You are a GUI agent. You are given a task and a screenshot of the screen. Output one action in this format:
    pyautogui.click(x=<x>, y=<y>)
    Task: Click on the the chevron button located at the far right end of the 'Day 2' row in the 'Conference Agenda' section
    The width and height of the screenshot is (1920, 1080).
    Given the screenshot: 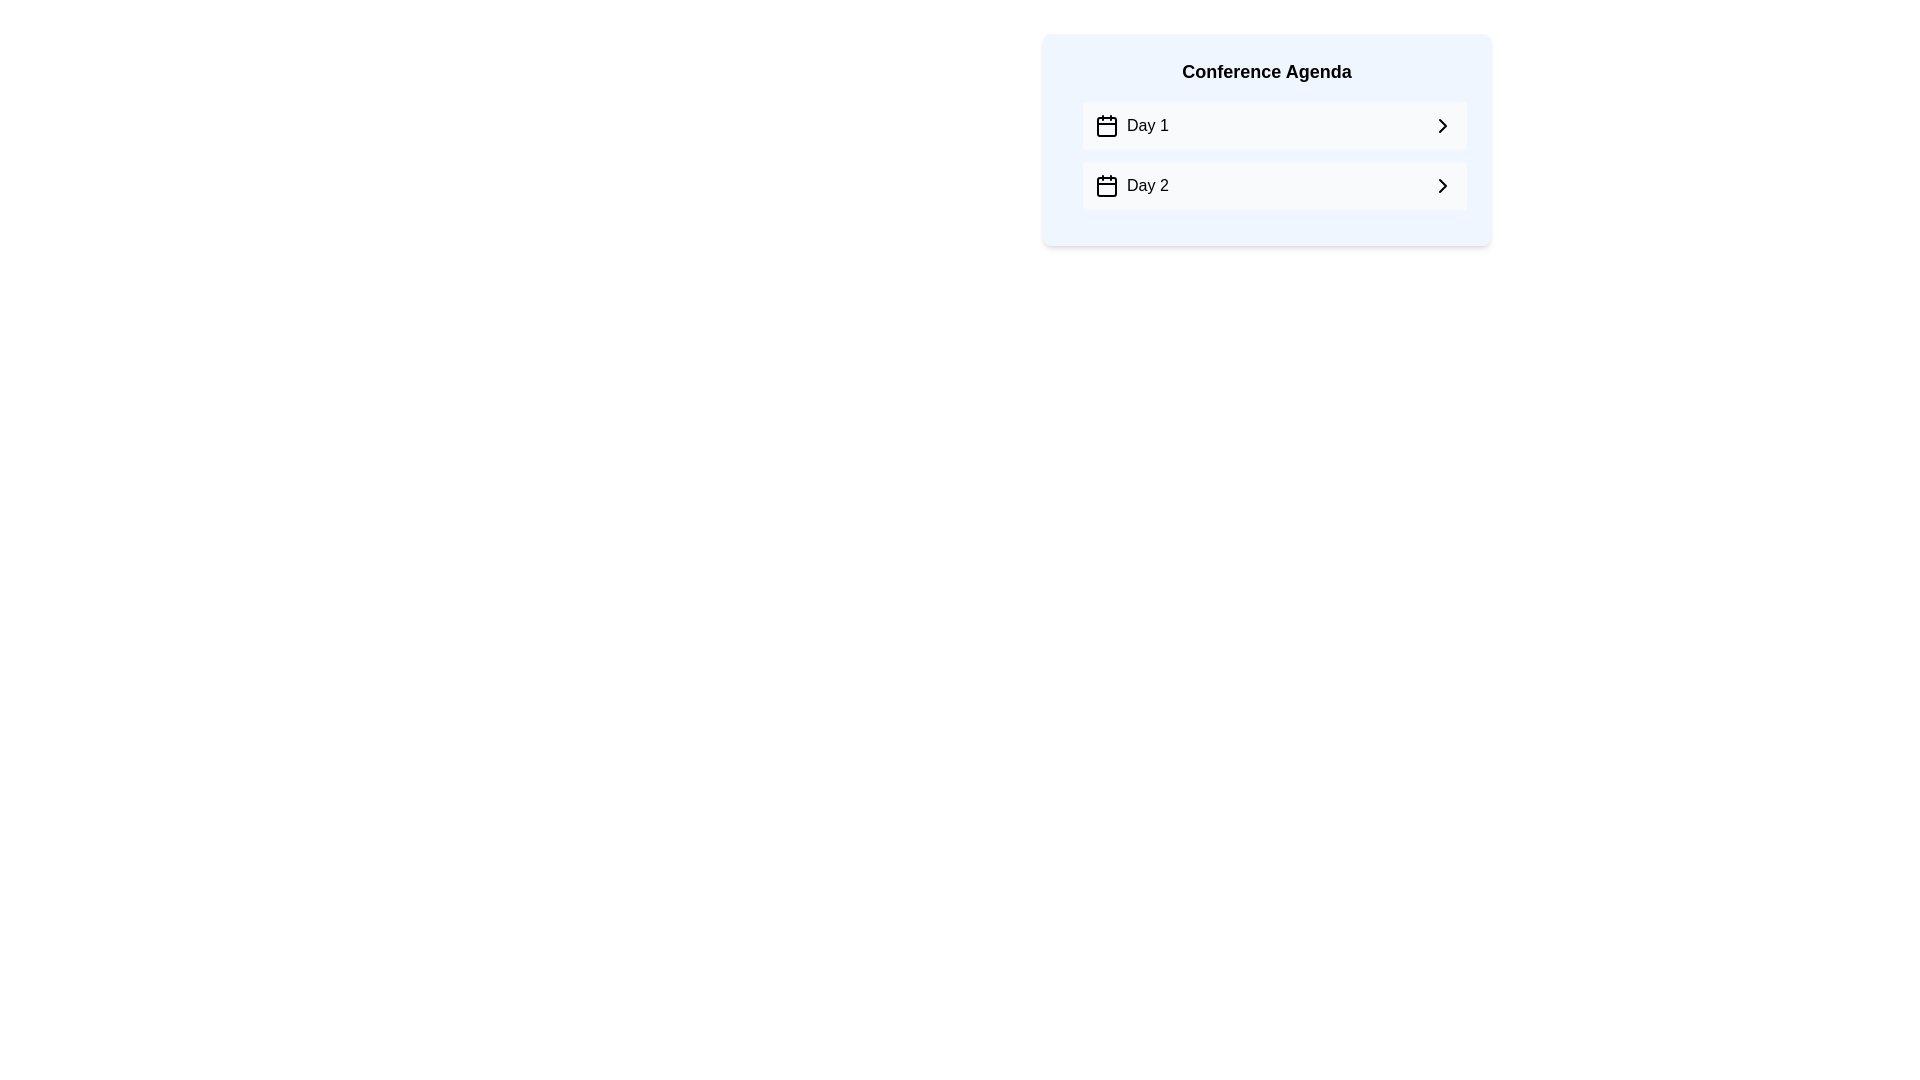 What is the action you would take?
    pyautogui.click(x=1443, y=185)
    